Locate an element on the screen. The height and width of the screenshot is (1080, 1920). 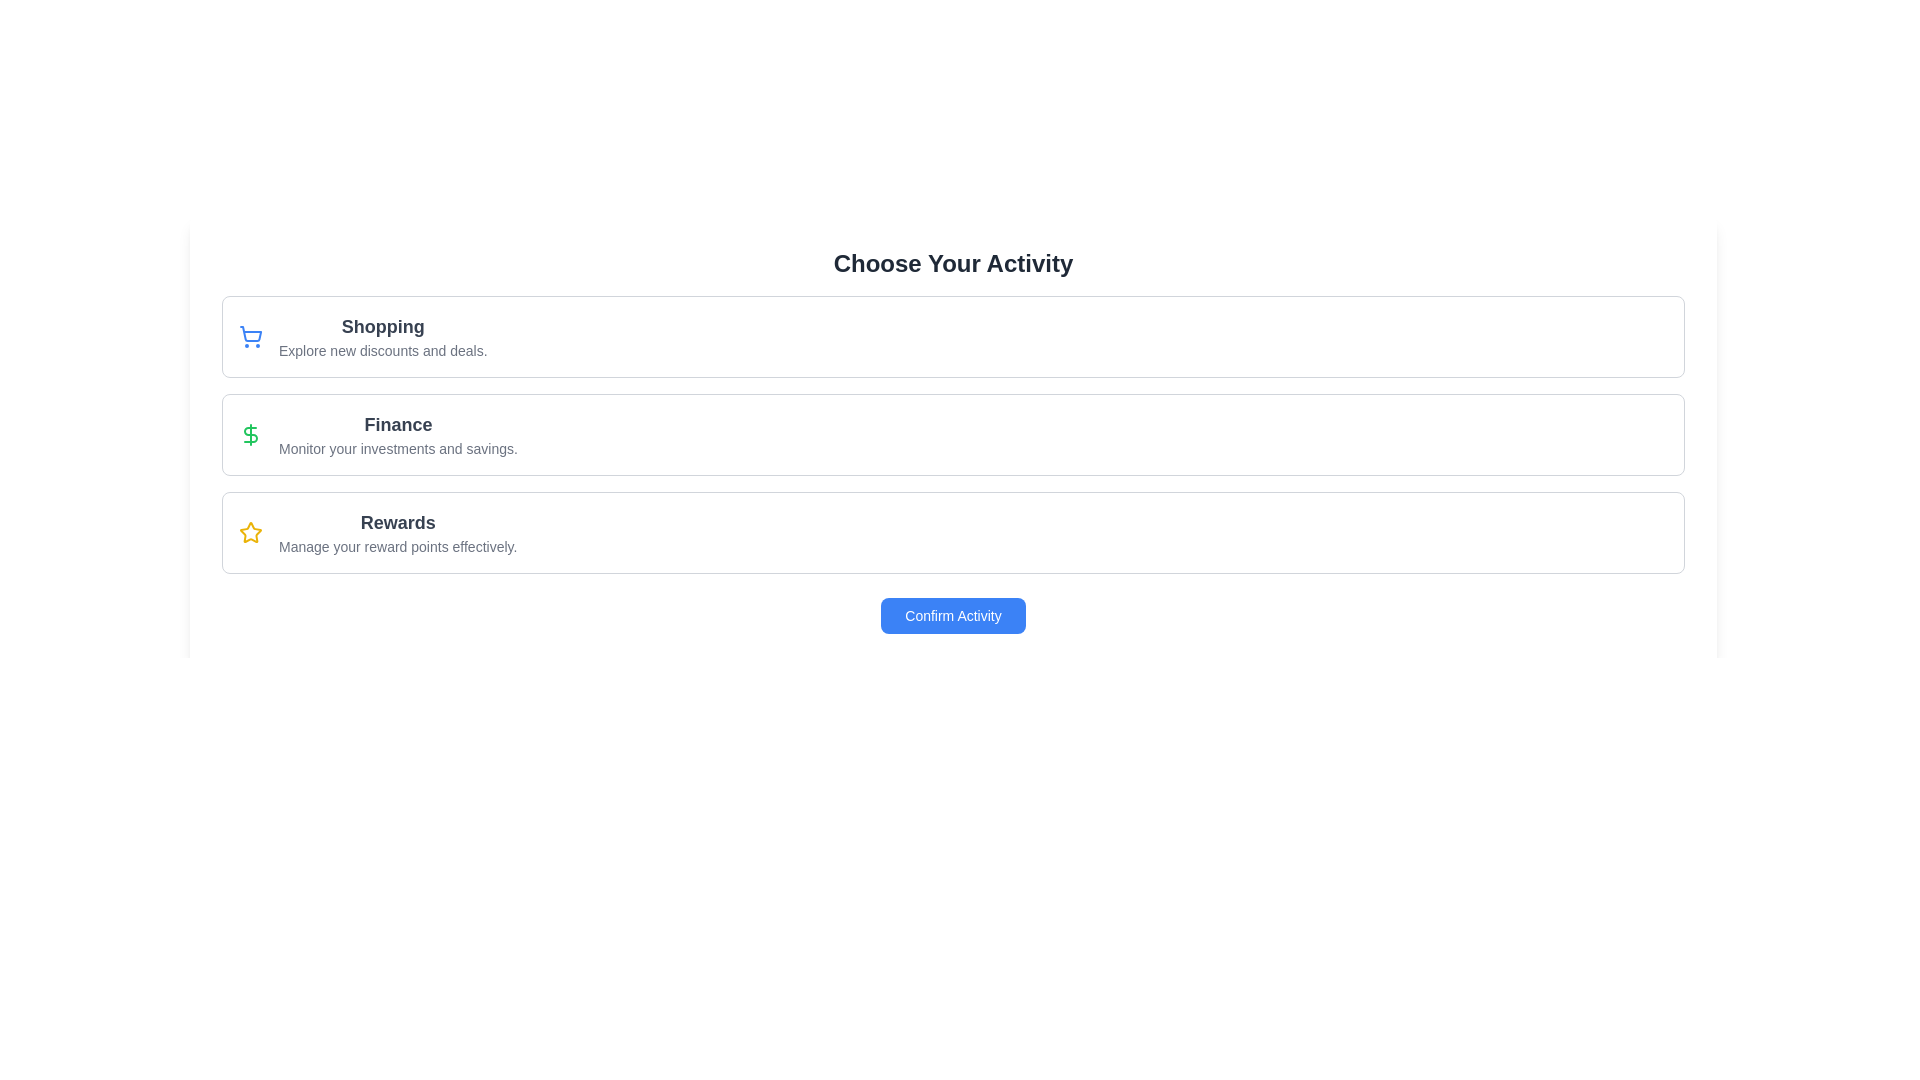
descriptive text located directly below the 'Shopping' heading and icon, which provides additional context for the Shopping section is located at coordinates (383, 350).